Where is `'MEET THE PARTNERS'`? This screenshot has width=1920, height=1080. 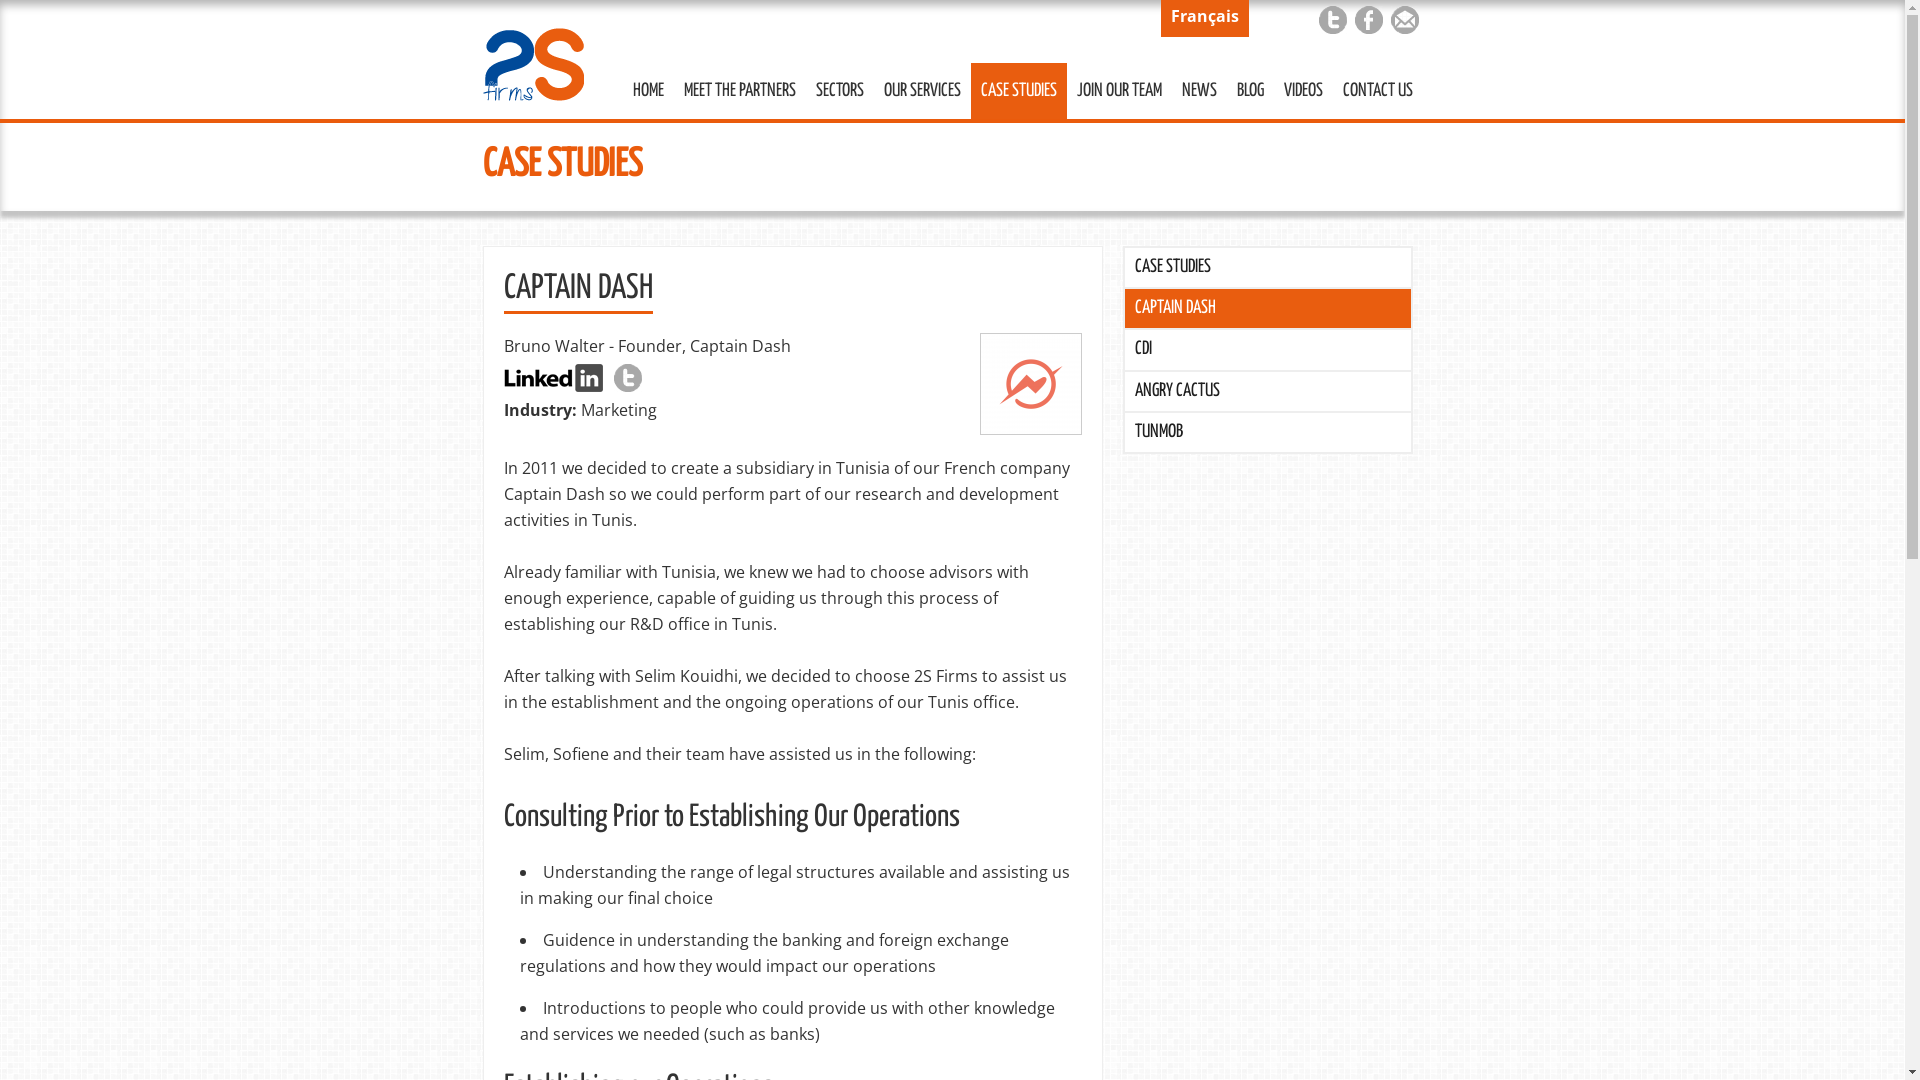
'MEET THE PARTNERS' is located at coordinates (738, 91).